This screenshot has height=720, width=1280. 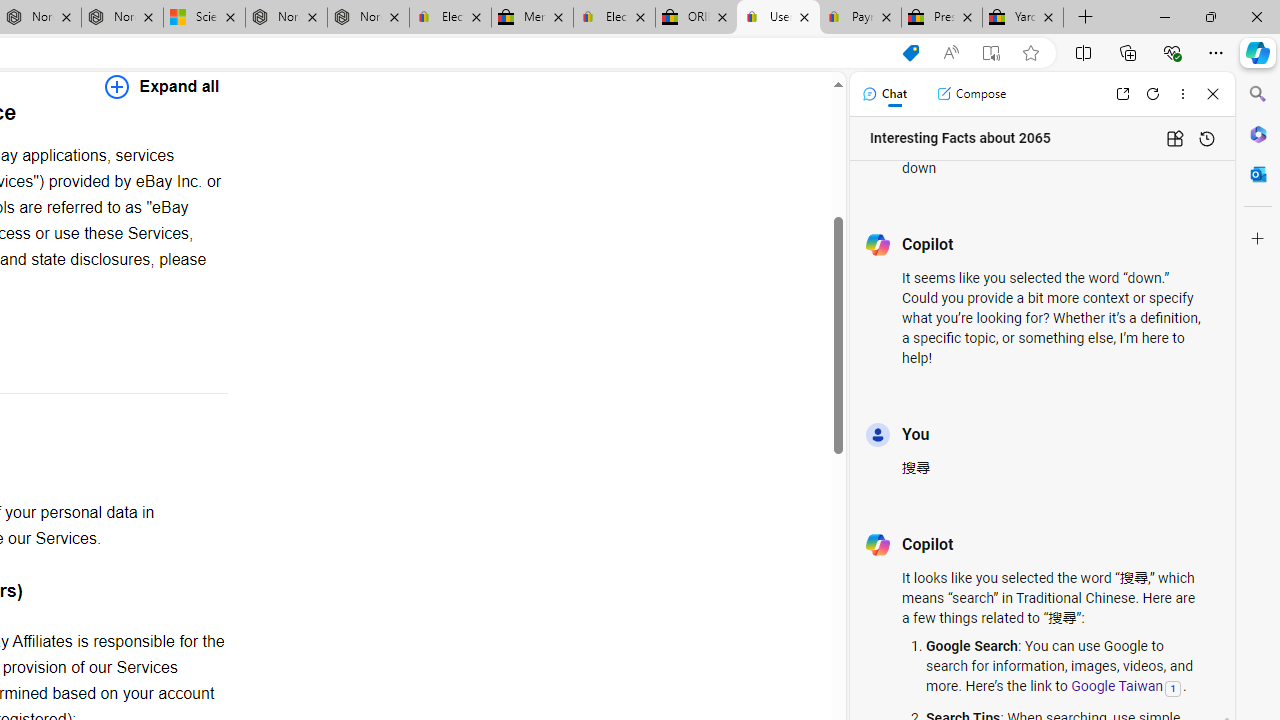 What do you see at coordinates (883, 93) in the screenshot?
I see `'Chat'` at bounding box center [883, 93].